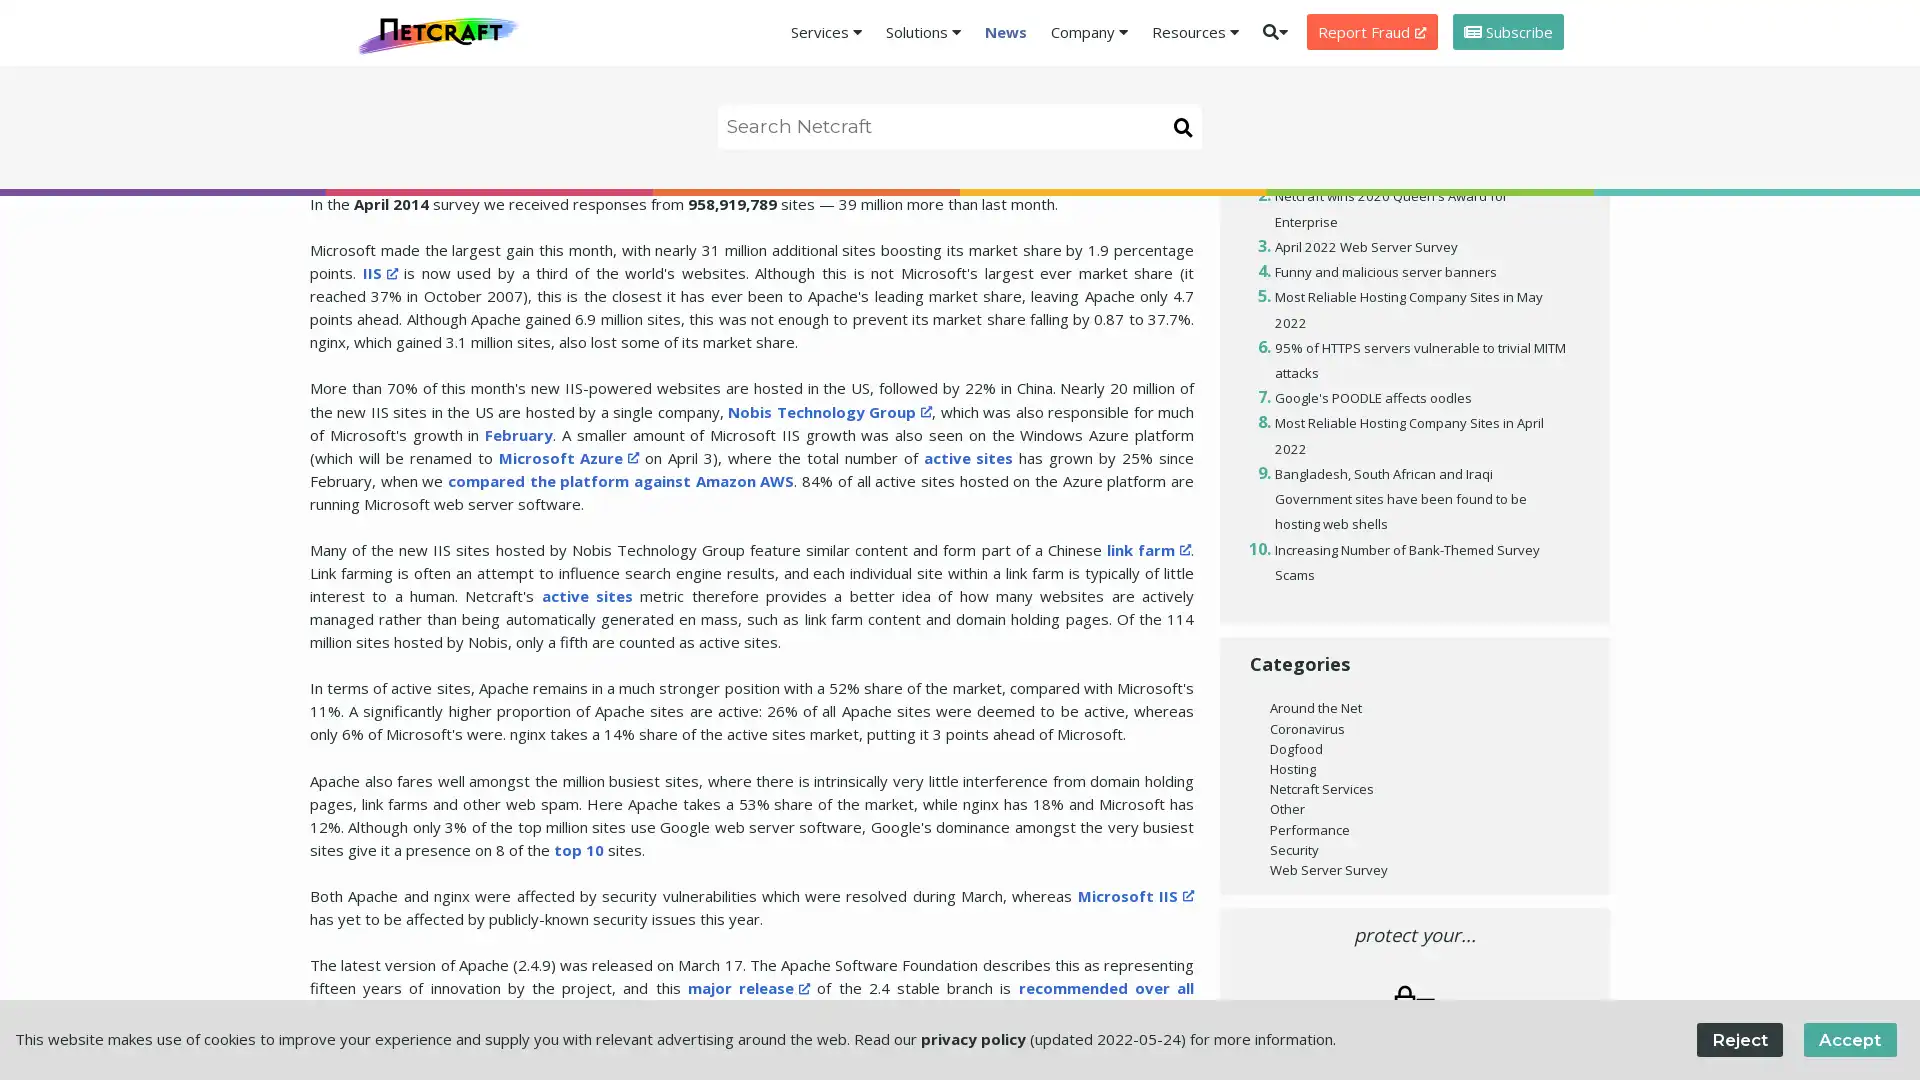 Image resolution: width=1920 pixels, height=1080 pixels. Describe the element at coordinates (1848, 1038) in the screenshot. I see `Accept` at that location.